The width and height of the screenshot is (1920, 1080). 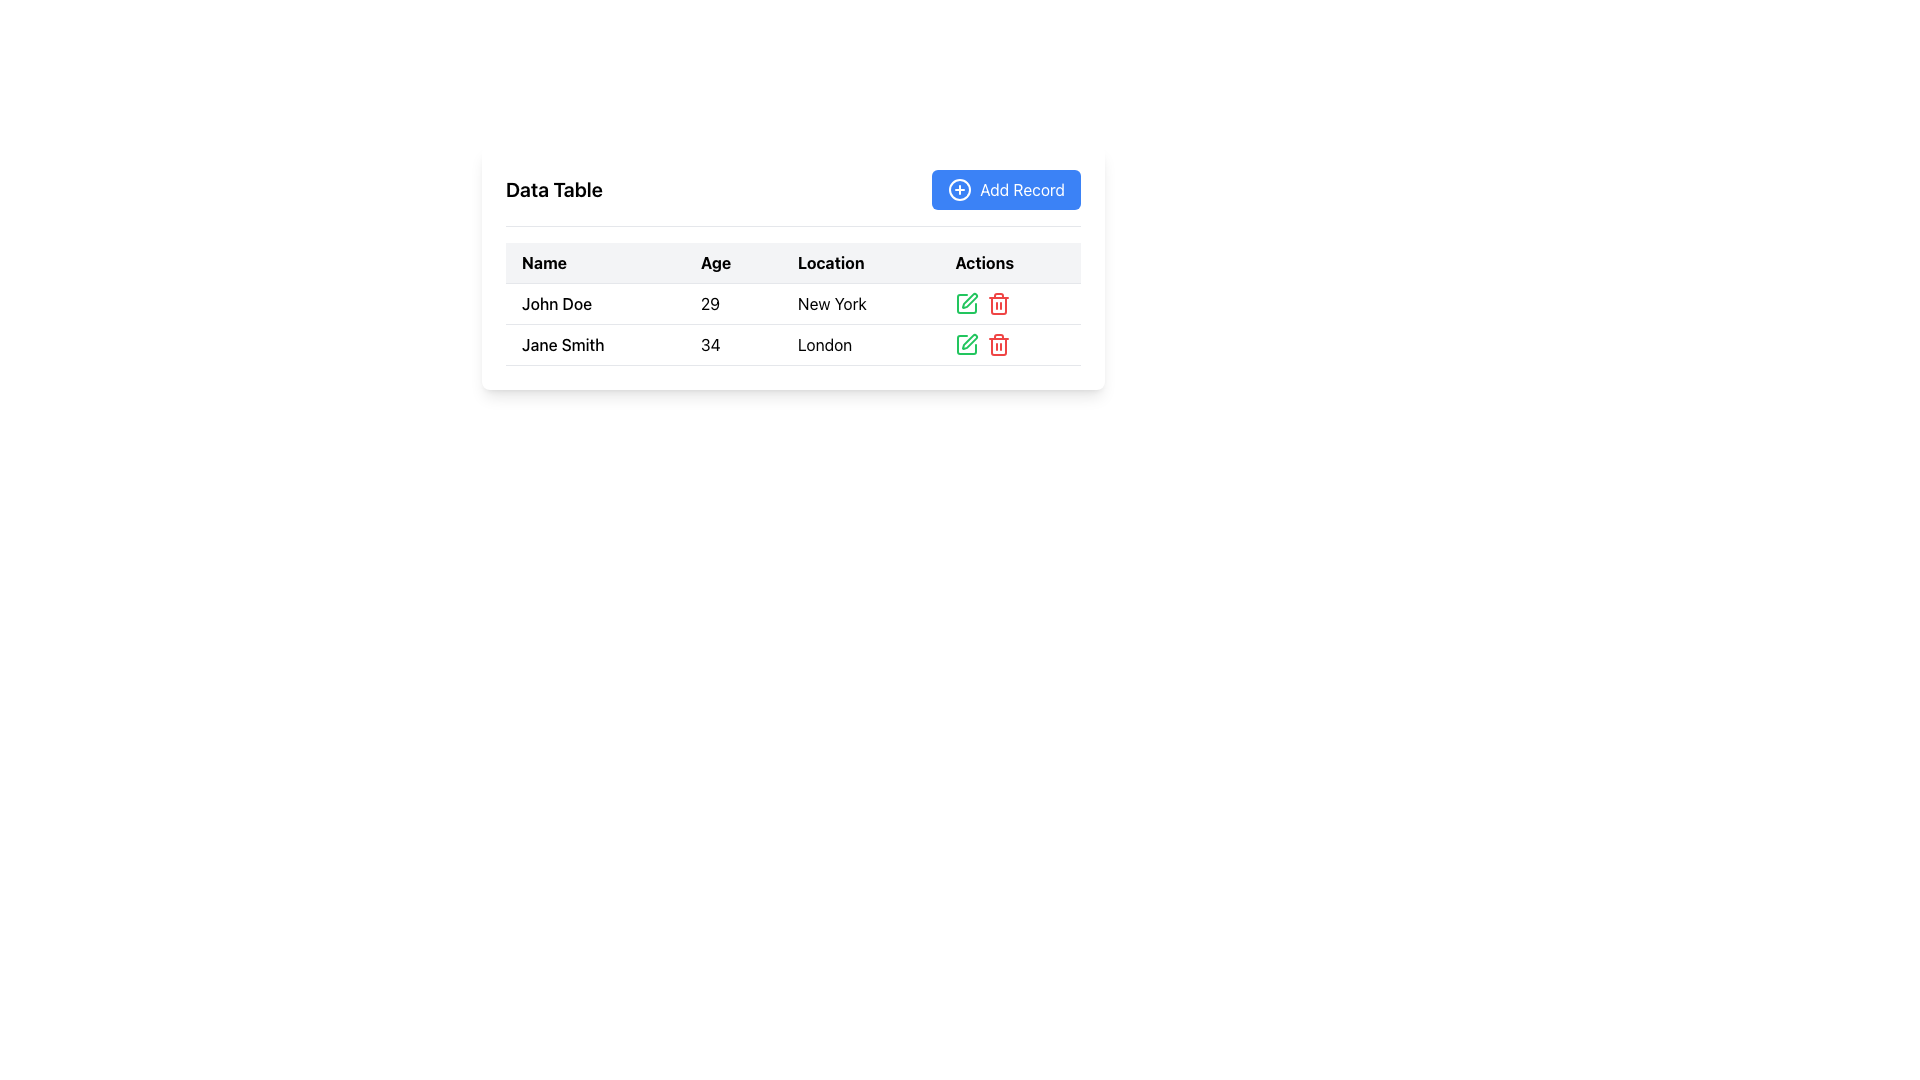 What do you see at coordinates (967, 343) in the screenshot?
I see `the green square button with a pencil icon located in the 'Actions' column of the second row for 'Jane Smith' to enable keyboard navigation` at bounding box center [967, 343].